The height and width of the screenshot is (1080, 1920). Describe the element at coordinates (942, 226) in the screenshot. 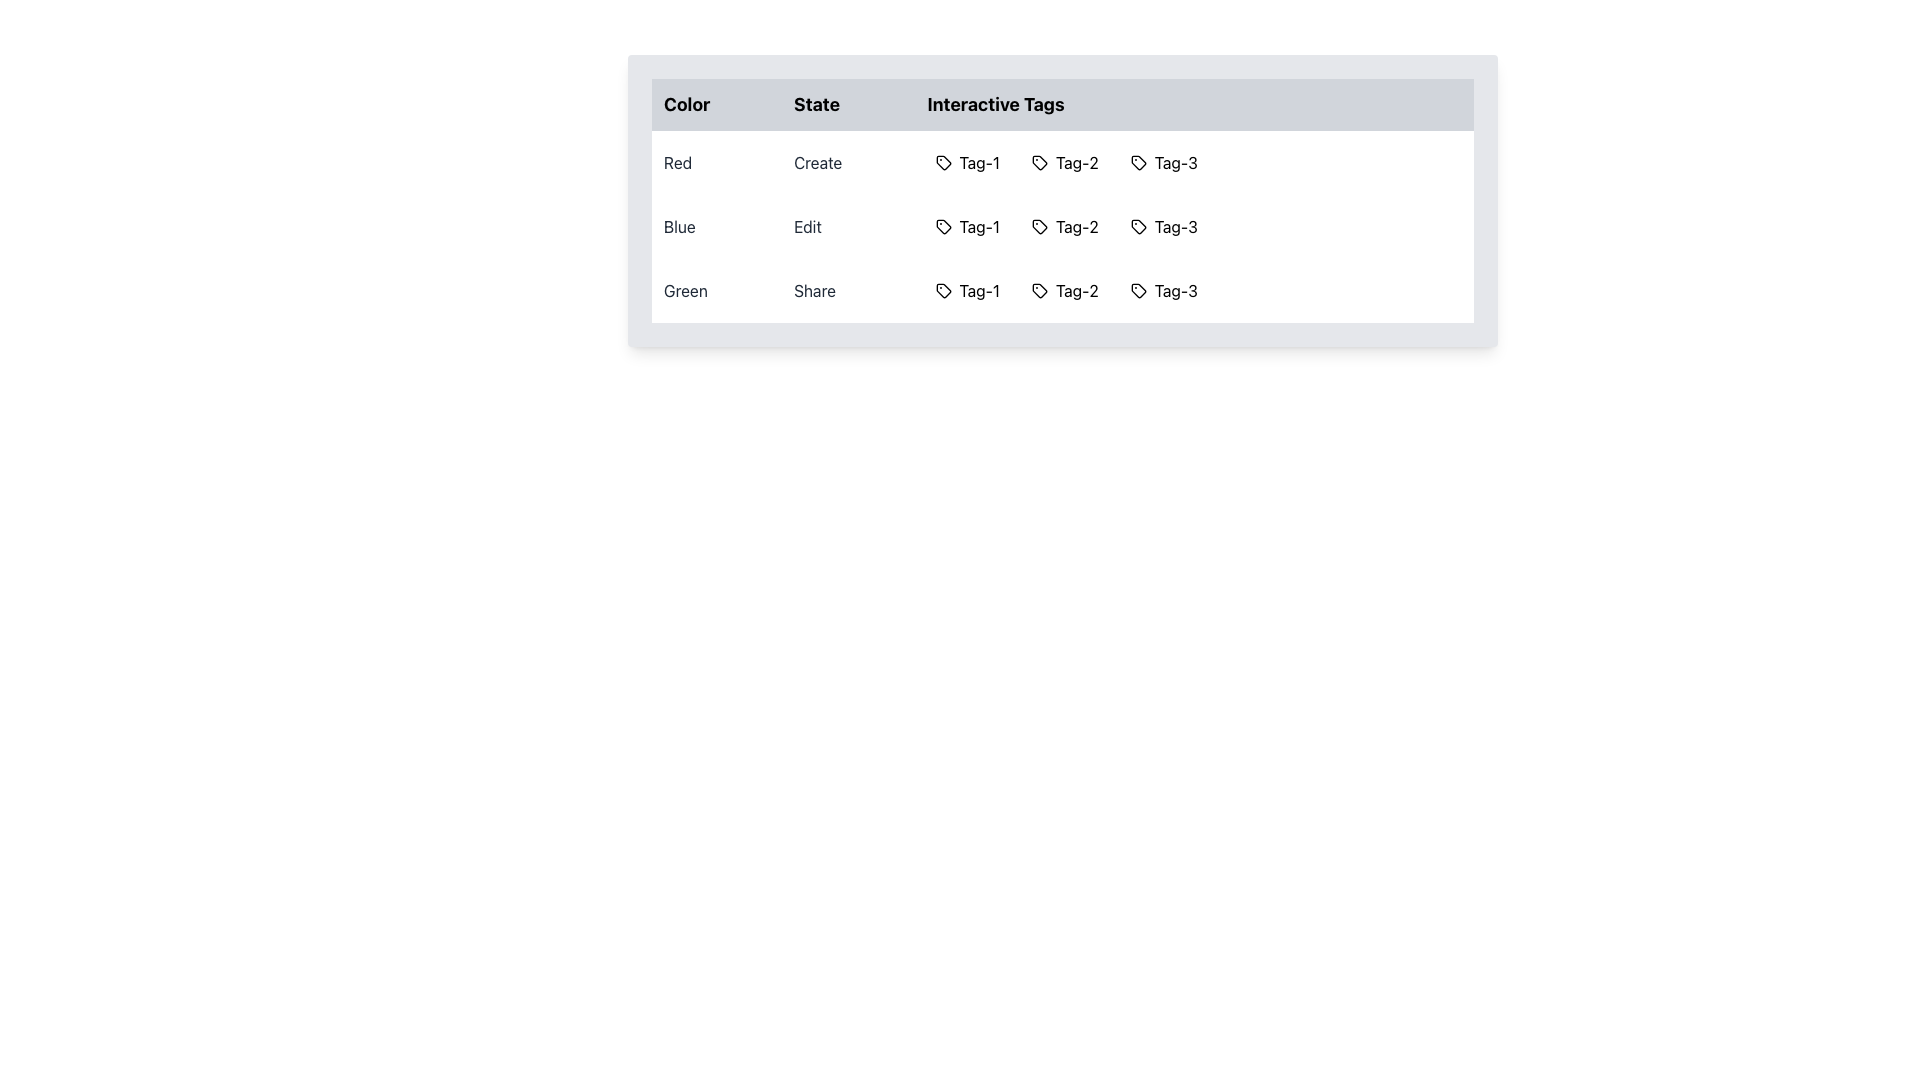

I see `the blue tag icon located in the 'Interactive Tags' section` at that location.